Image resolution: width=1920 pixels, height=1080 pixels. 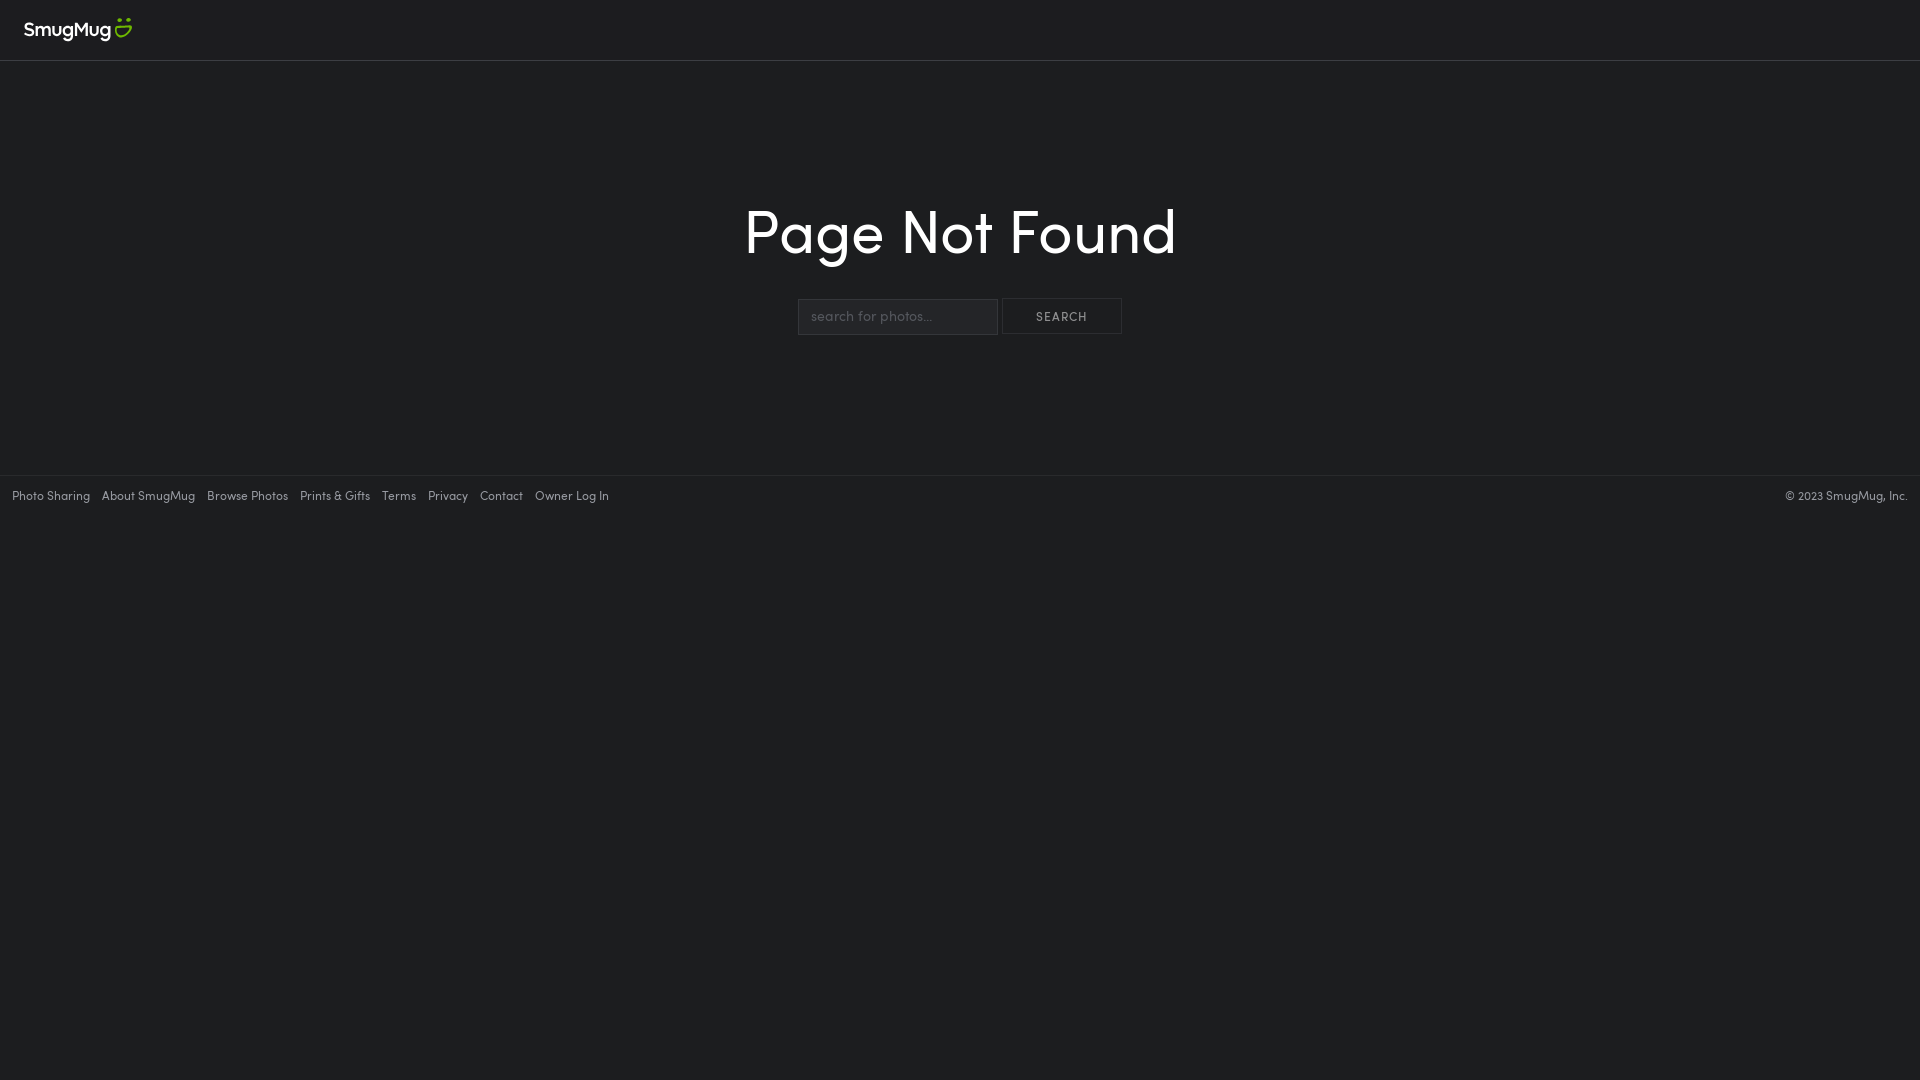 What do you see at coordinates (77, 30) in the screenshot?
I see `'SmugMug'` at bounding box center [77, 30].